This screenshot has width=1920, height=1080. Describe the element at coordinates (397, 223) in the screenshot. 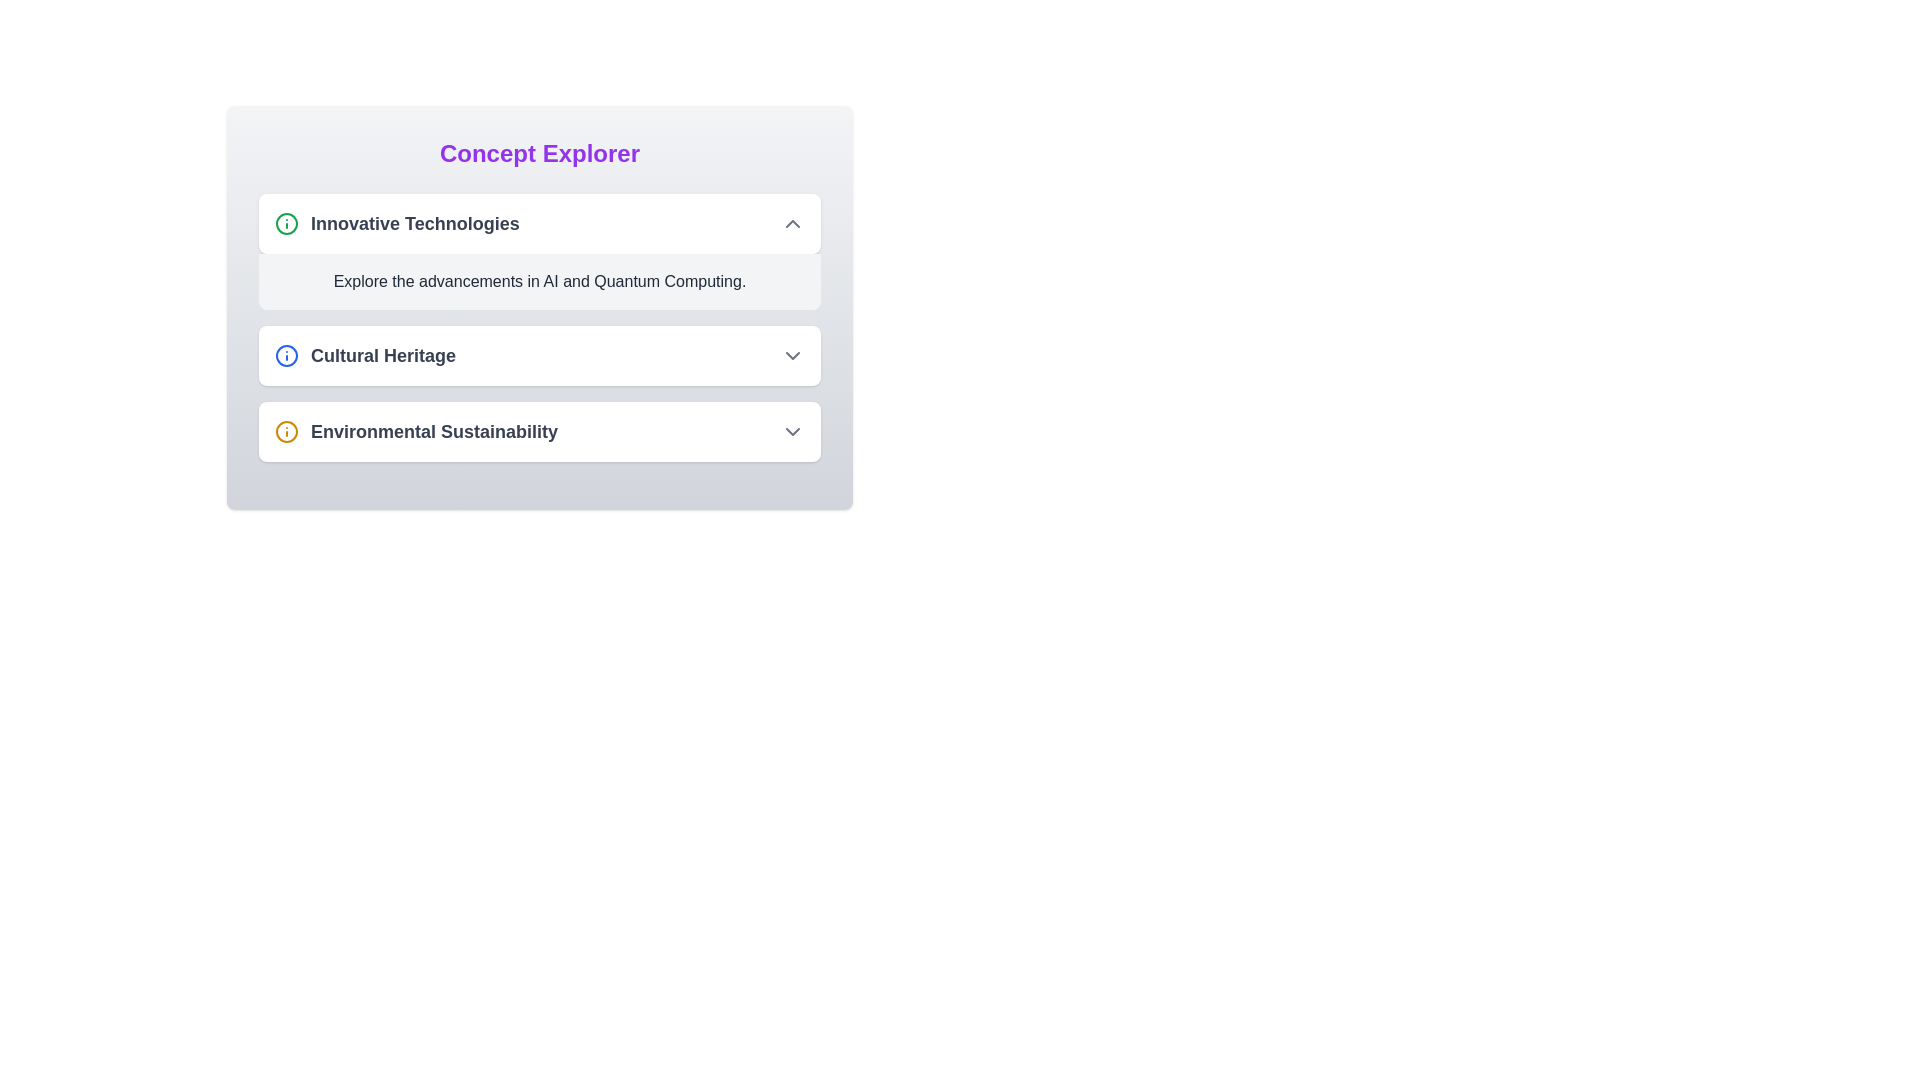

I see `the 'Innovative Technologies' text and icon label list item` at that location.